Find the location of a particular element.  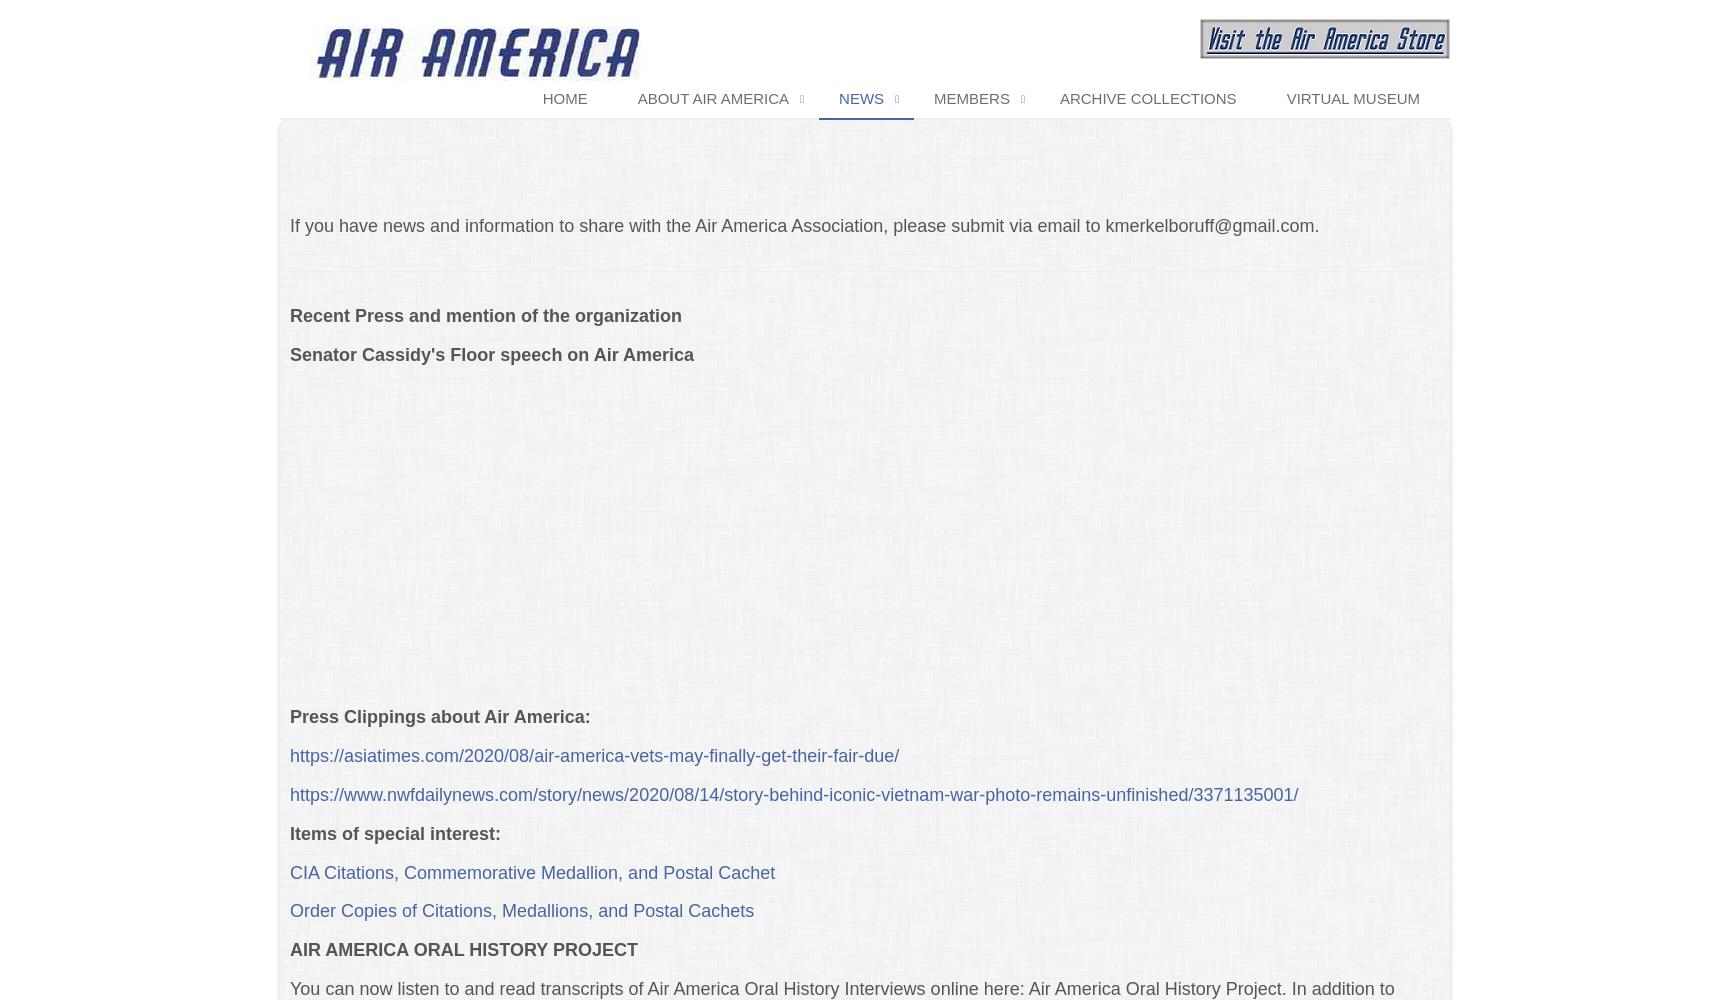

'If you have news and information to share with the Air America Association, please submit via email to kmerkelboruff@gmail.com.' is located at coordinates (289, 225).